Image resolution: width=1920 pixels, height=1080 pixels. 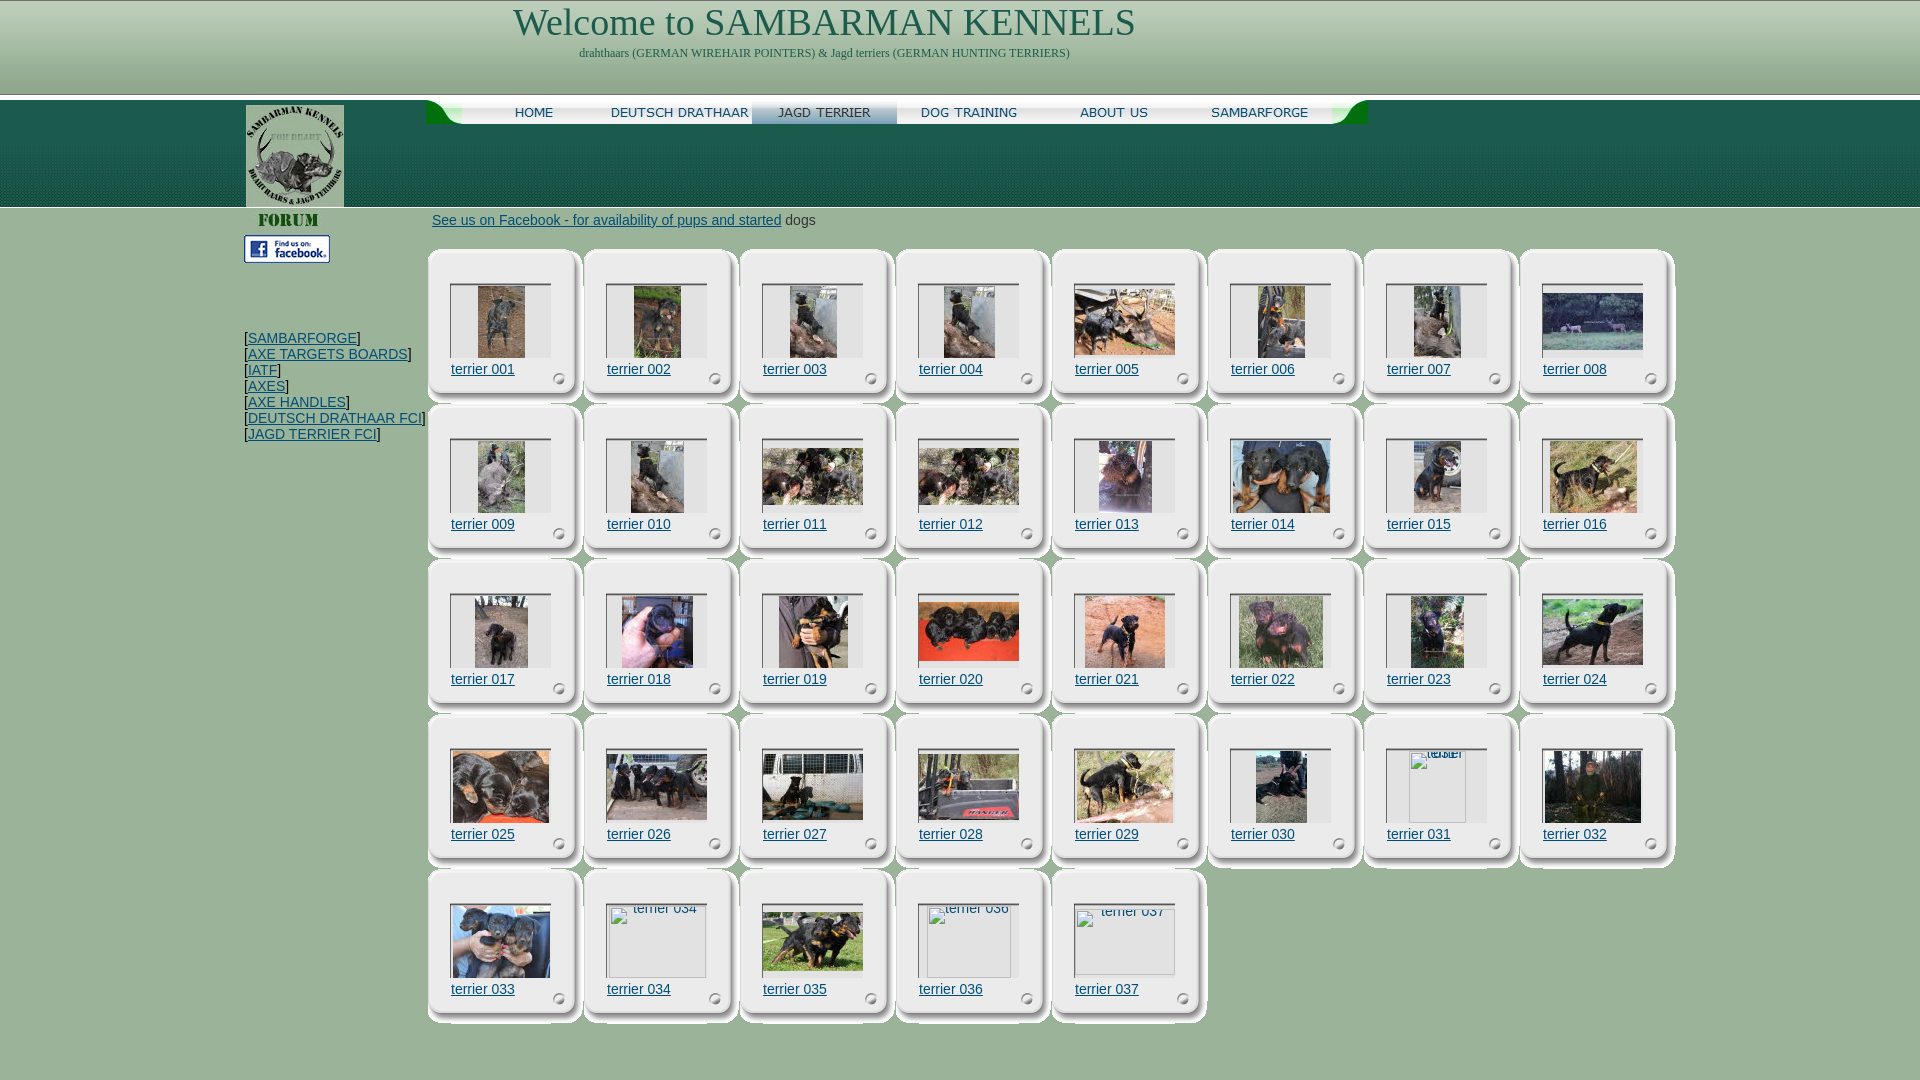 What do you see at coordinates (288, 219) in the screenshot?
I see `'forum'` at bounding box center [288, 219].